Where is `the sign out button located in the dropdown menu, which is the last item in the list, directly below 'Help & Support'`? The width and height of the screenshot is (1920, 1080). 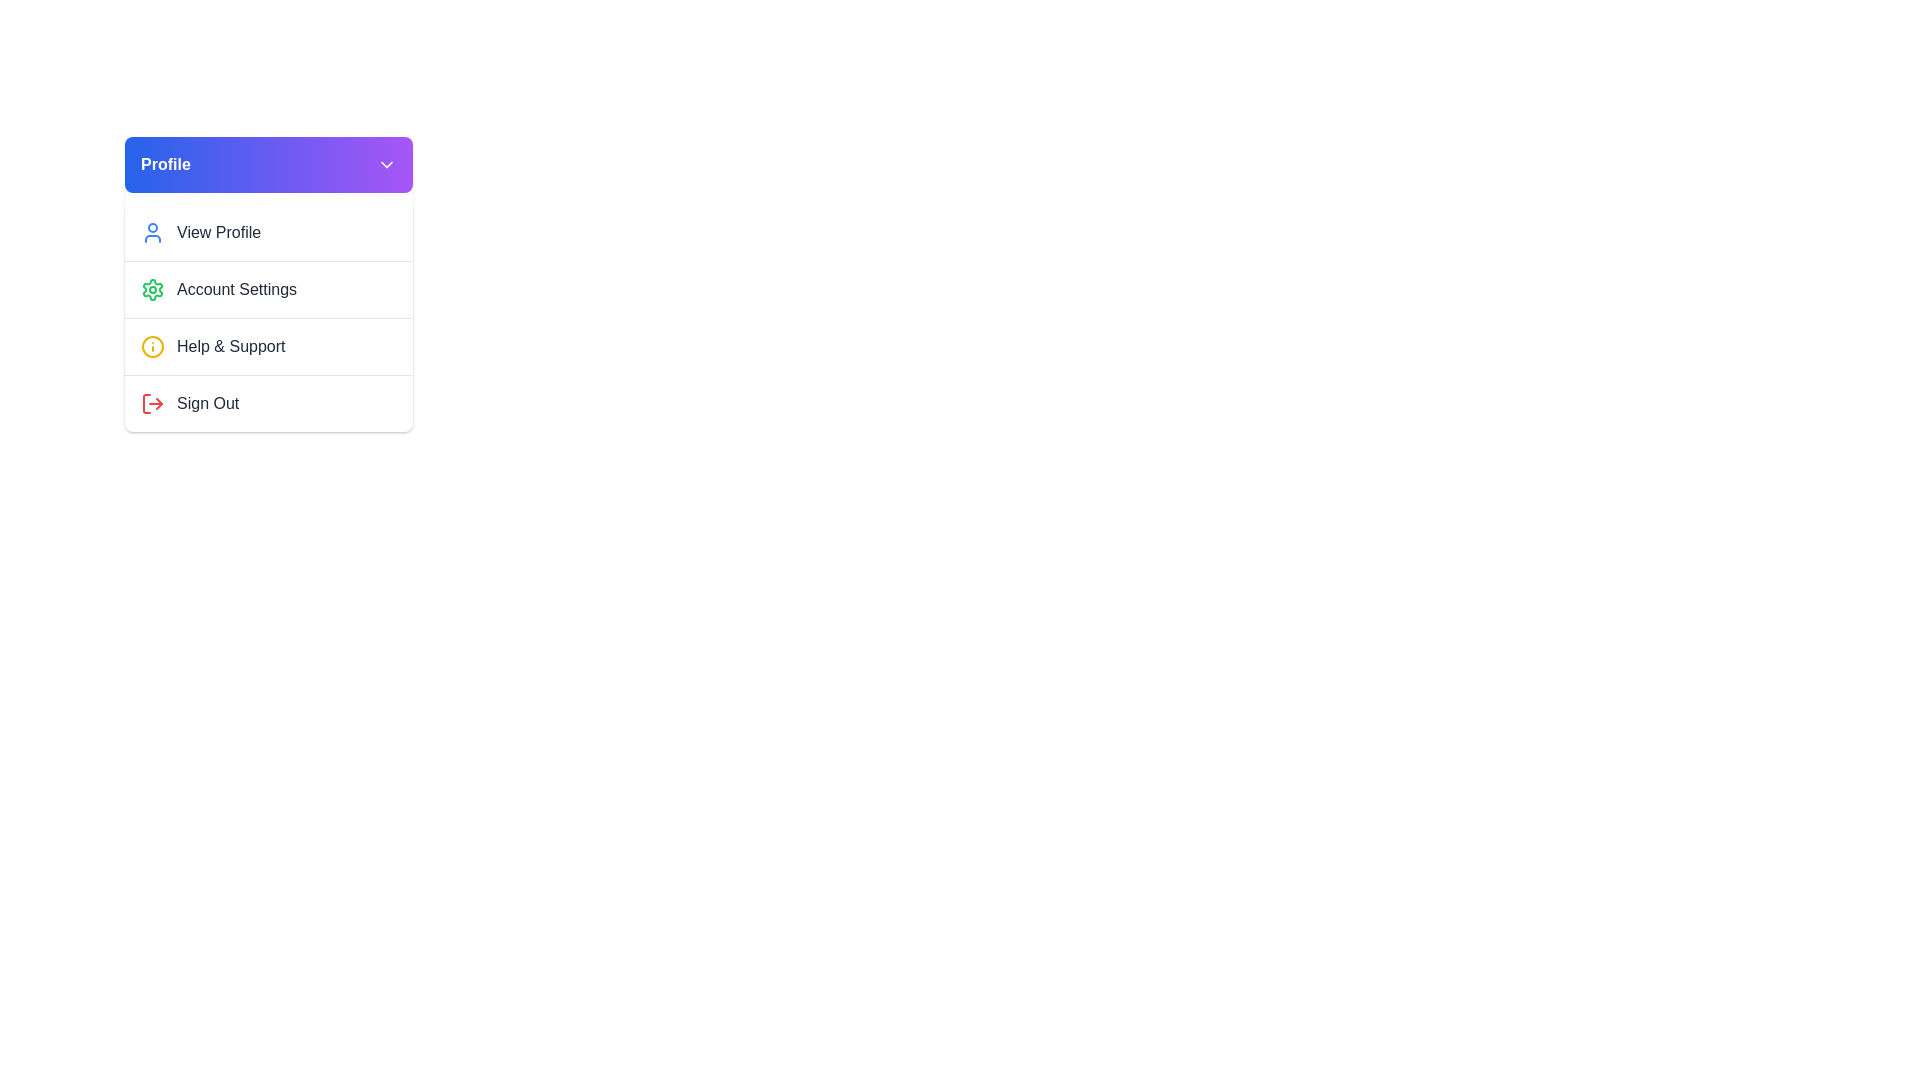 the sign out button located in the dropdown menu, which is the last item in the list, directly below 'Help & Support' is located at coordinates (267, 403).